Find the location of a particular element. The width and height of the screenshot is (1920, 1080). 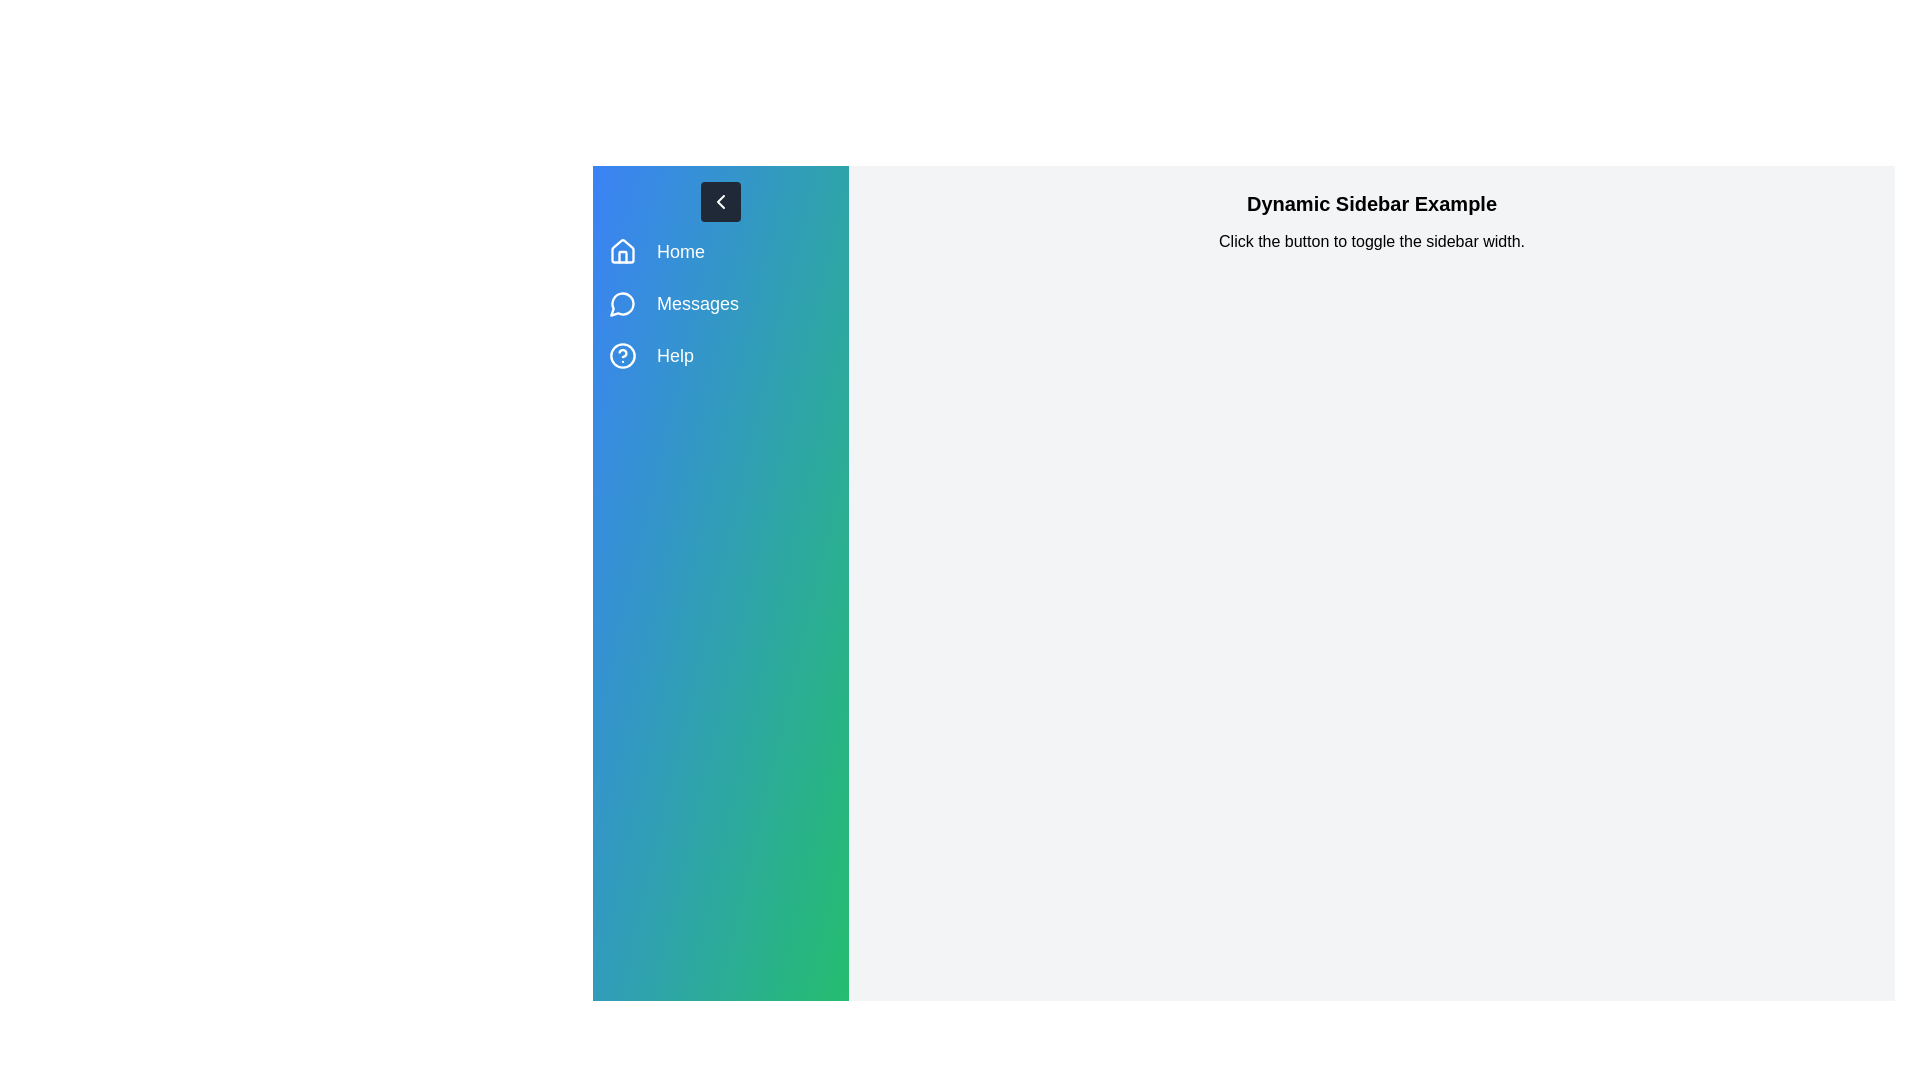

the menu item Home from the sidebar is located at coordinates (720, 250).